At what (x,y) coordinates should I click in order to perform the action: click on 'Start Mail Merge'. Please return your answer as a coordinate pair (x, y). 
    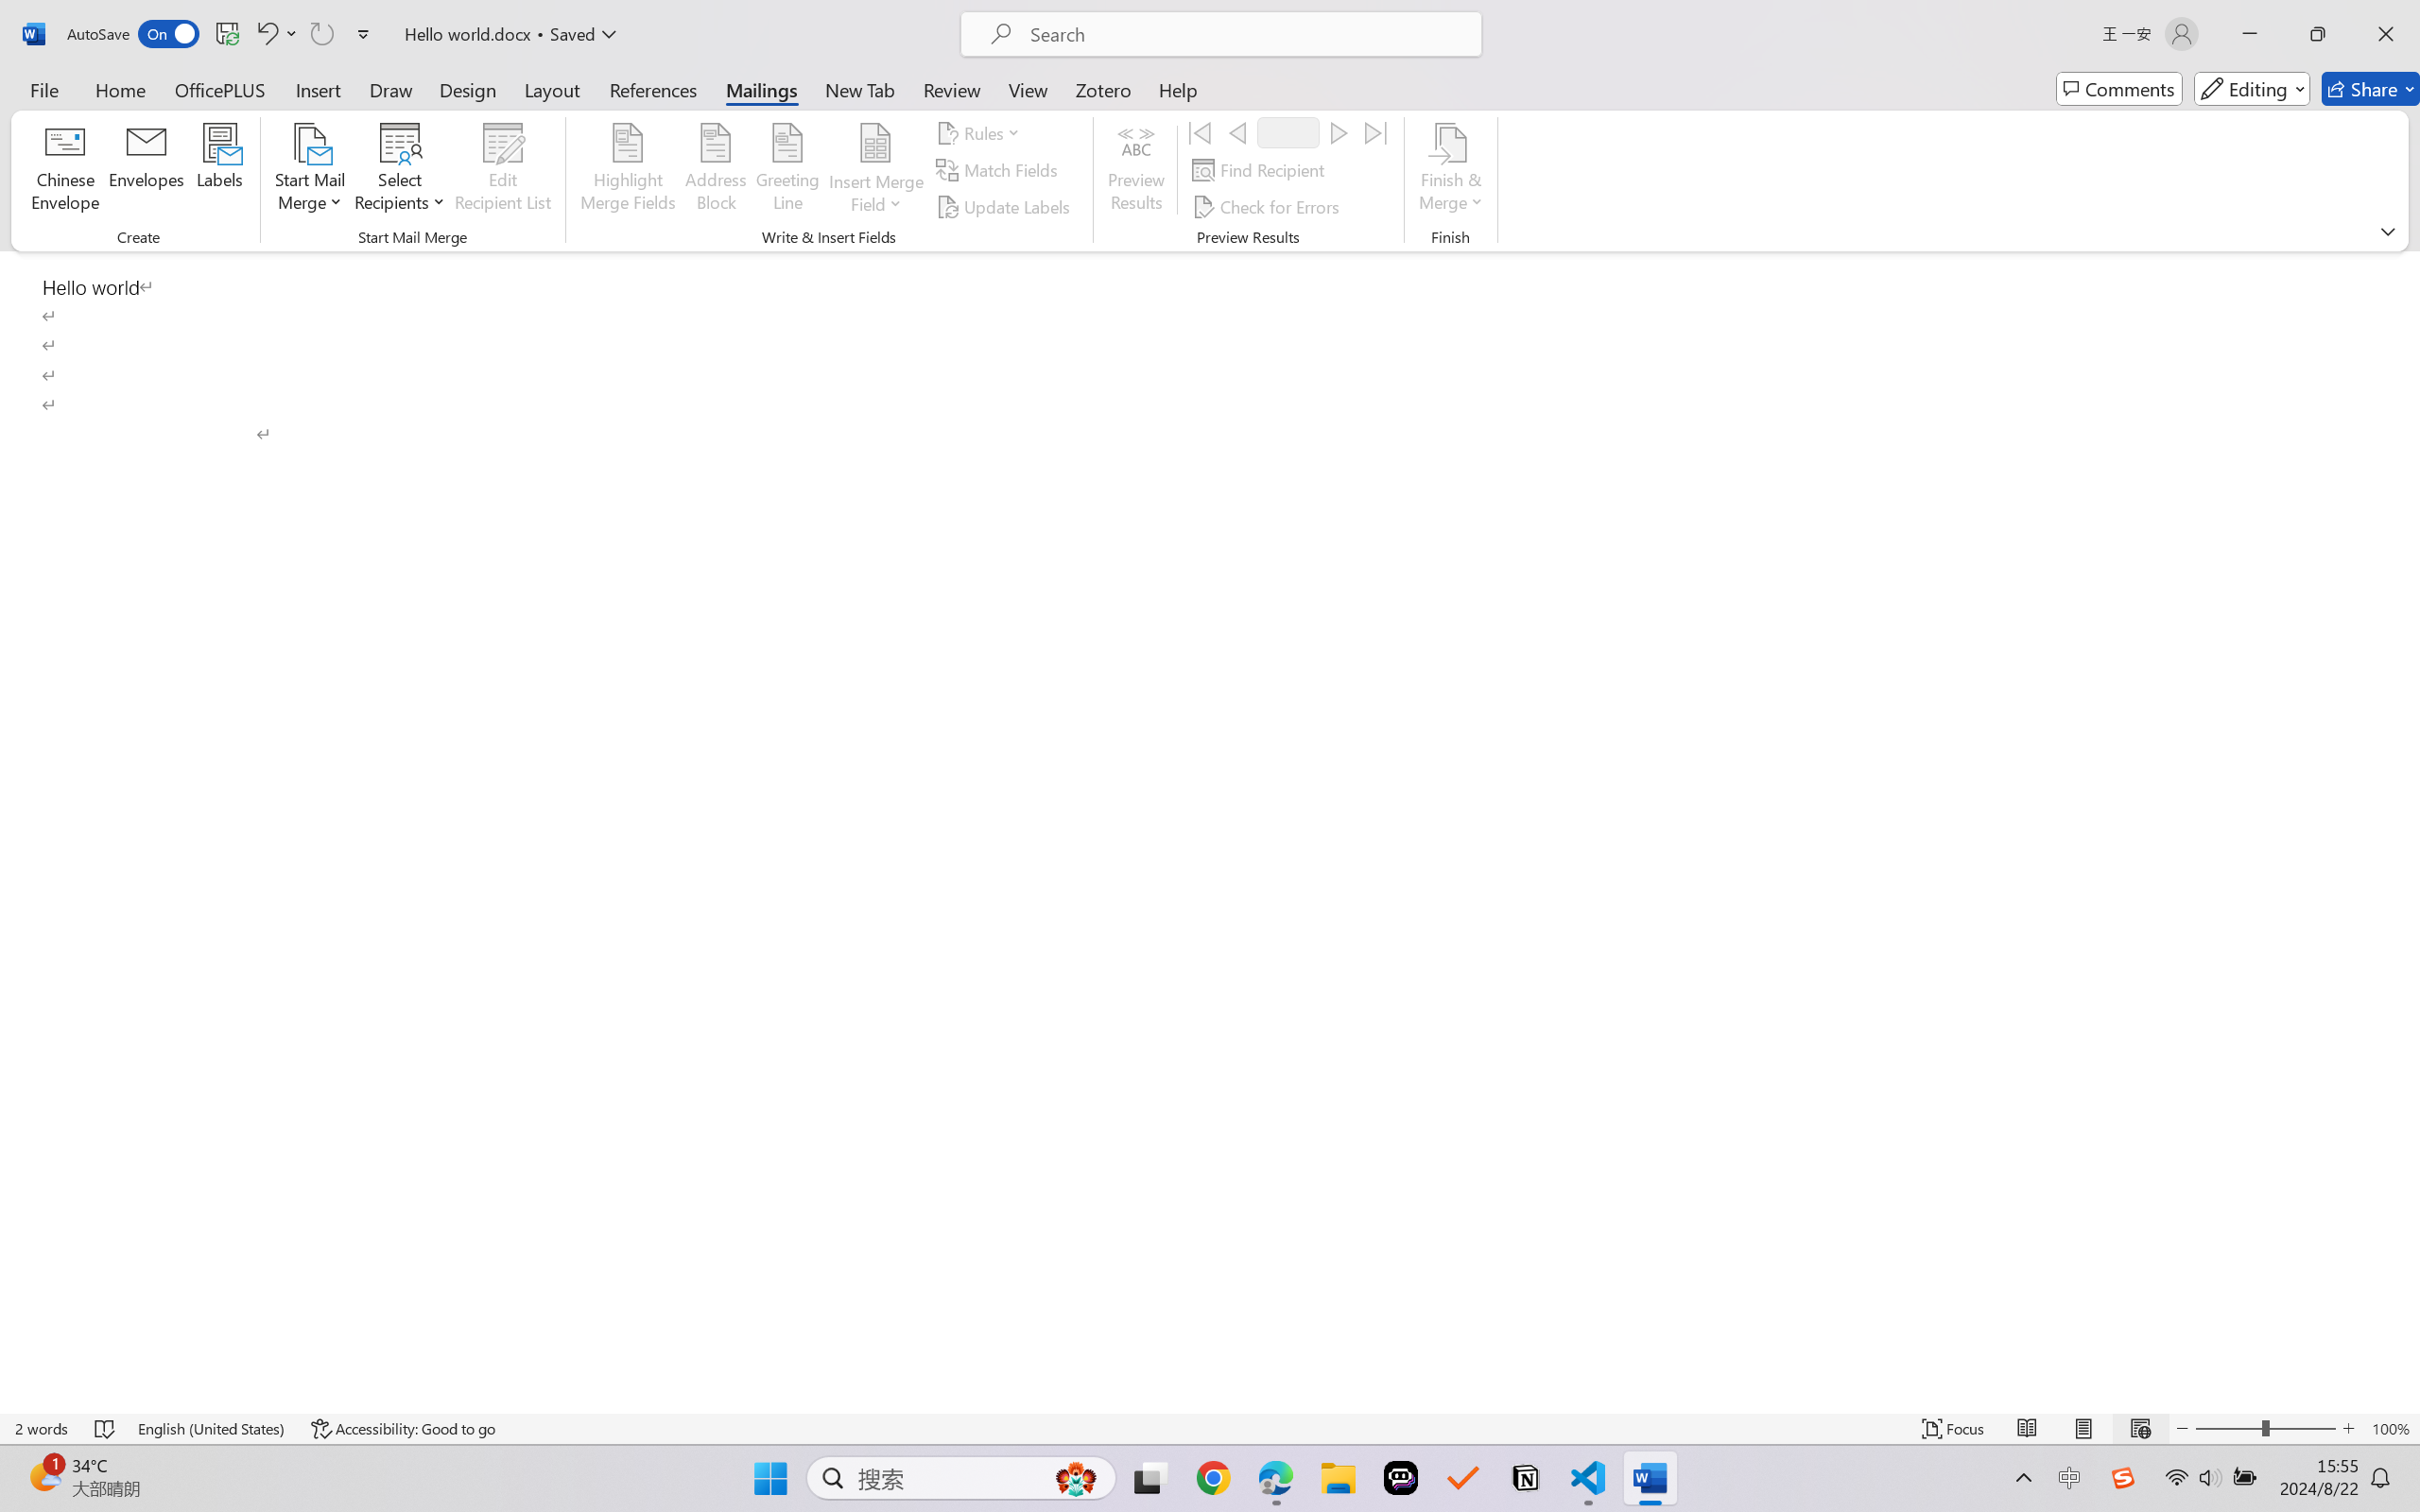
    Looking at the image, I should click on (308, 170).